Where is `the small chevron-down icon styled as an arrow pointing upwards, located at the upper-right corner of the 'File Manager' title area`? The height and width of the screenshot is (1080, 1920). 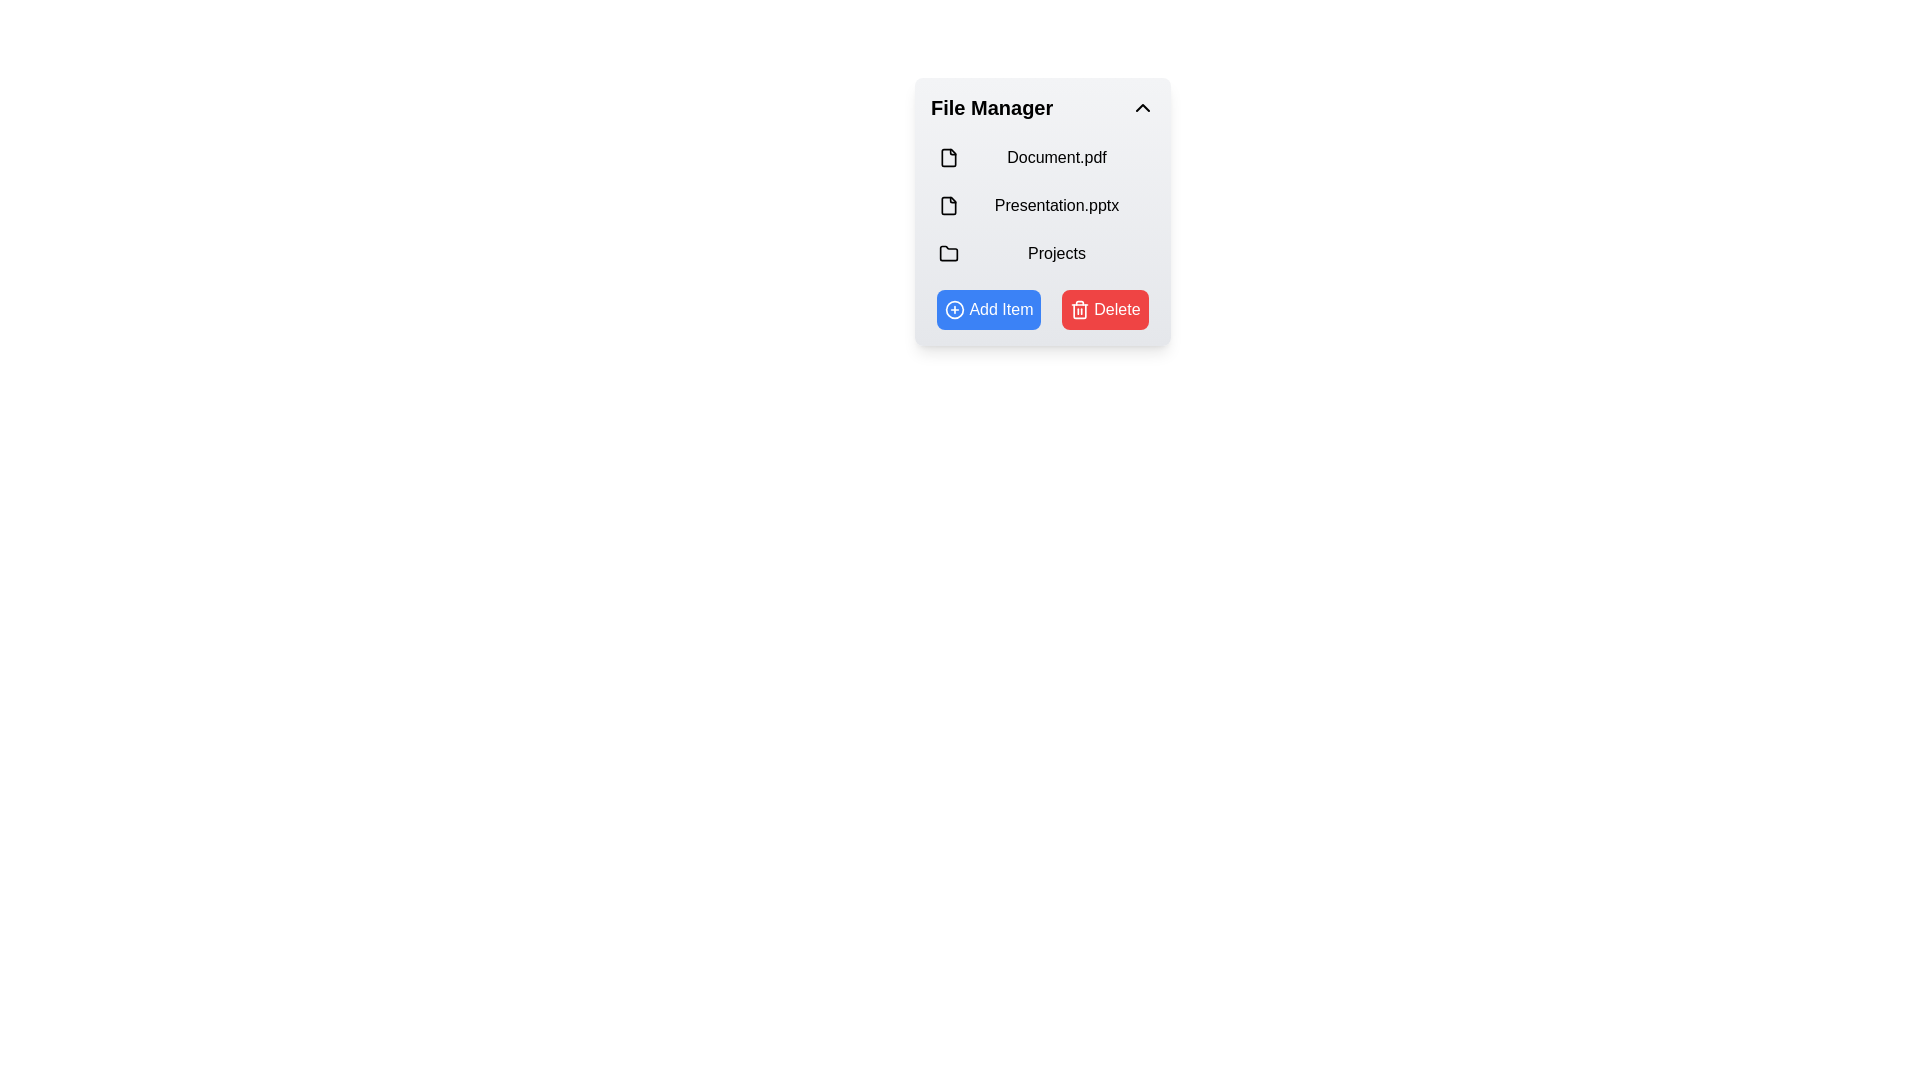 the small chevron-down icon styled as an arrow pointing upwards, located at the upper-right corner of the 'File Manager' title area is located at coordinates (1142, 108).